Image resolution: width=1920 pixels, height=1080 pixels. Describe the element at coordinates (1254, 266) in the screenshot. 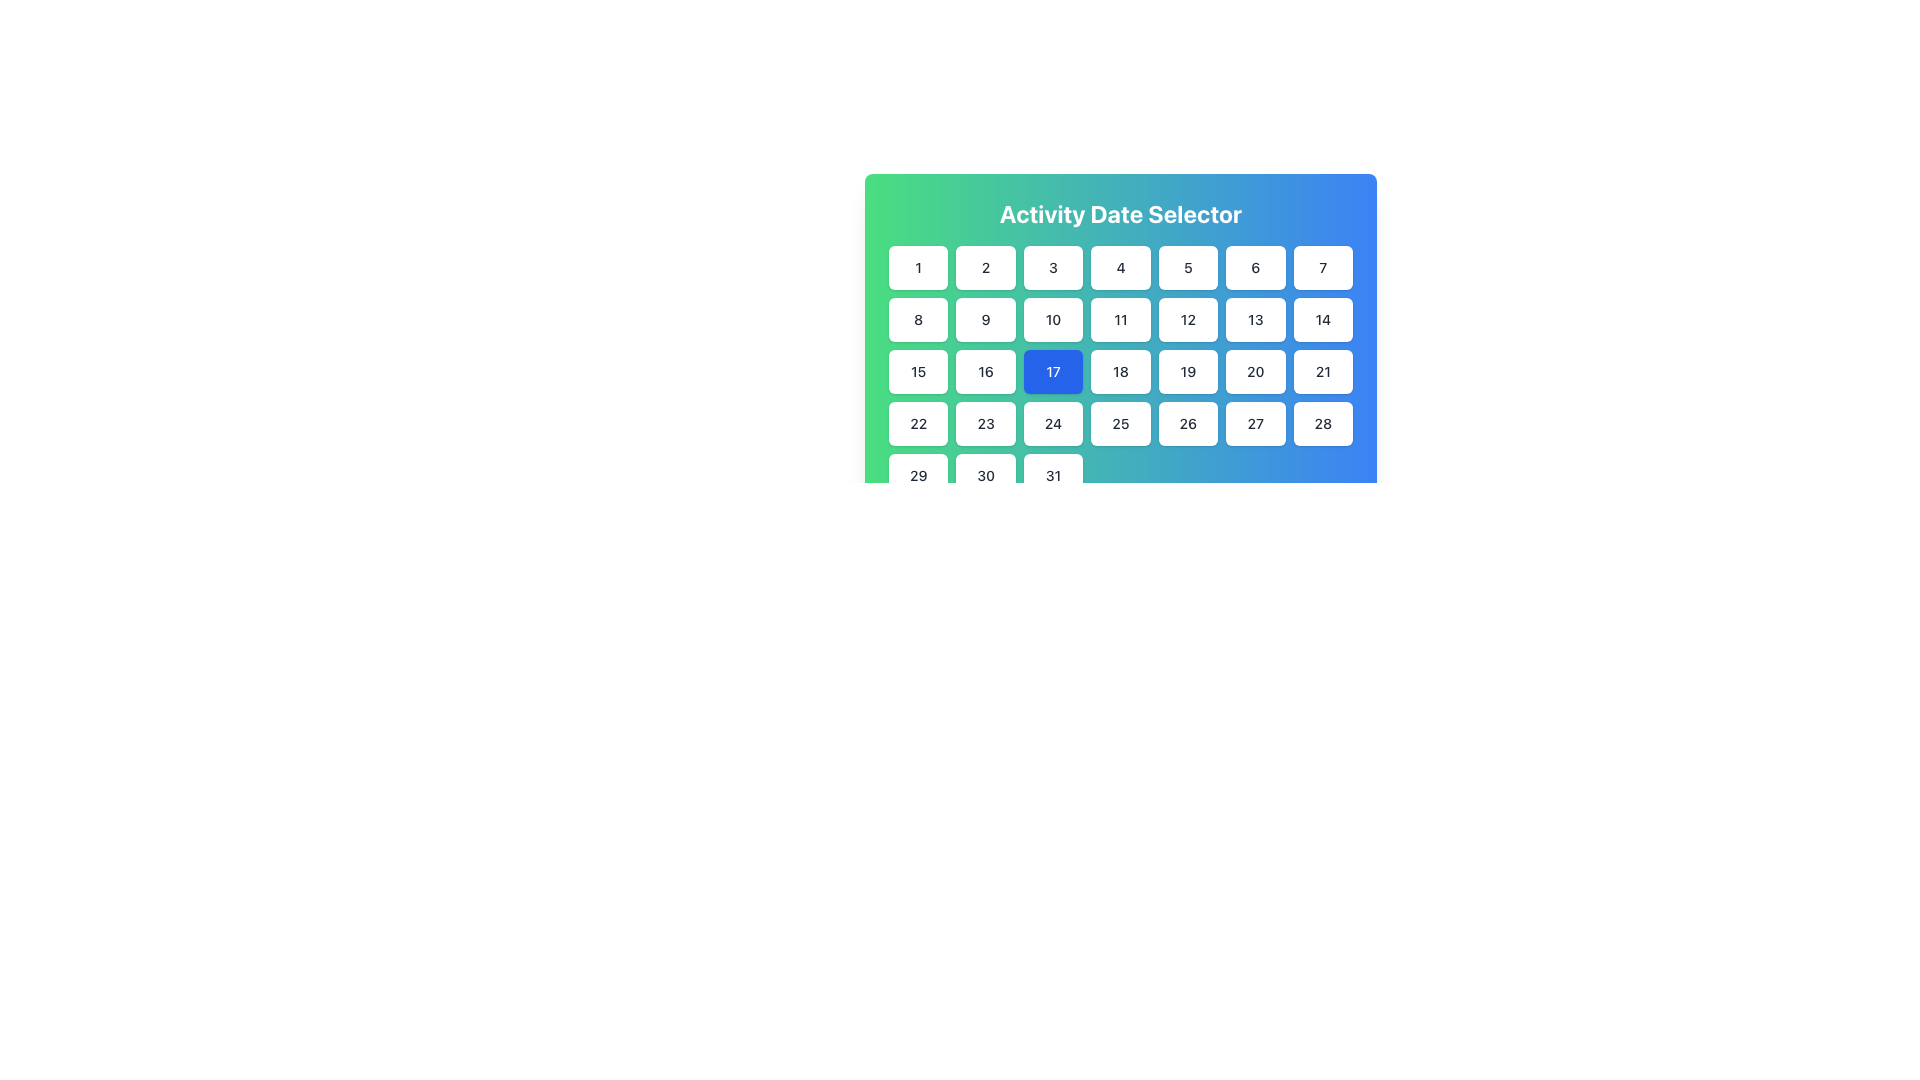

I see `the button labeled '6'` at that location.